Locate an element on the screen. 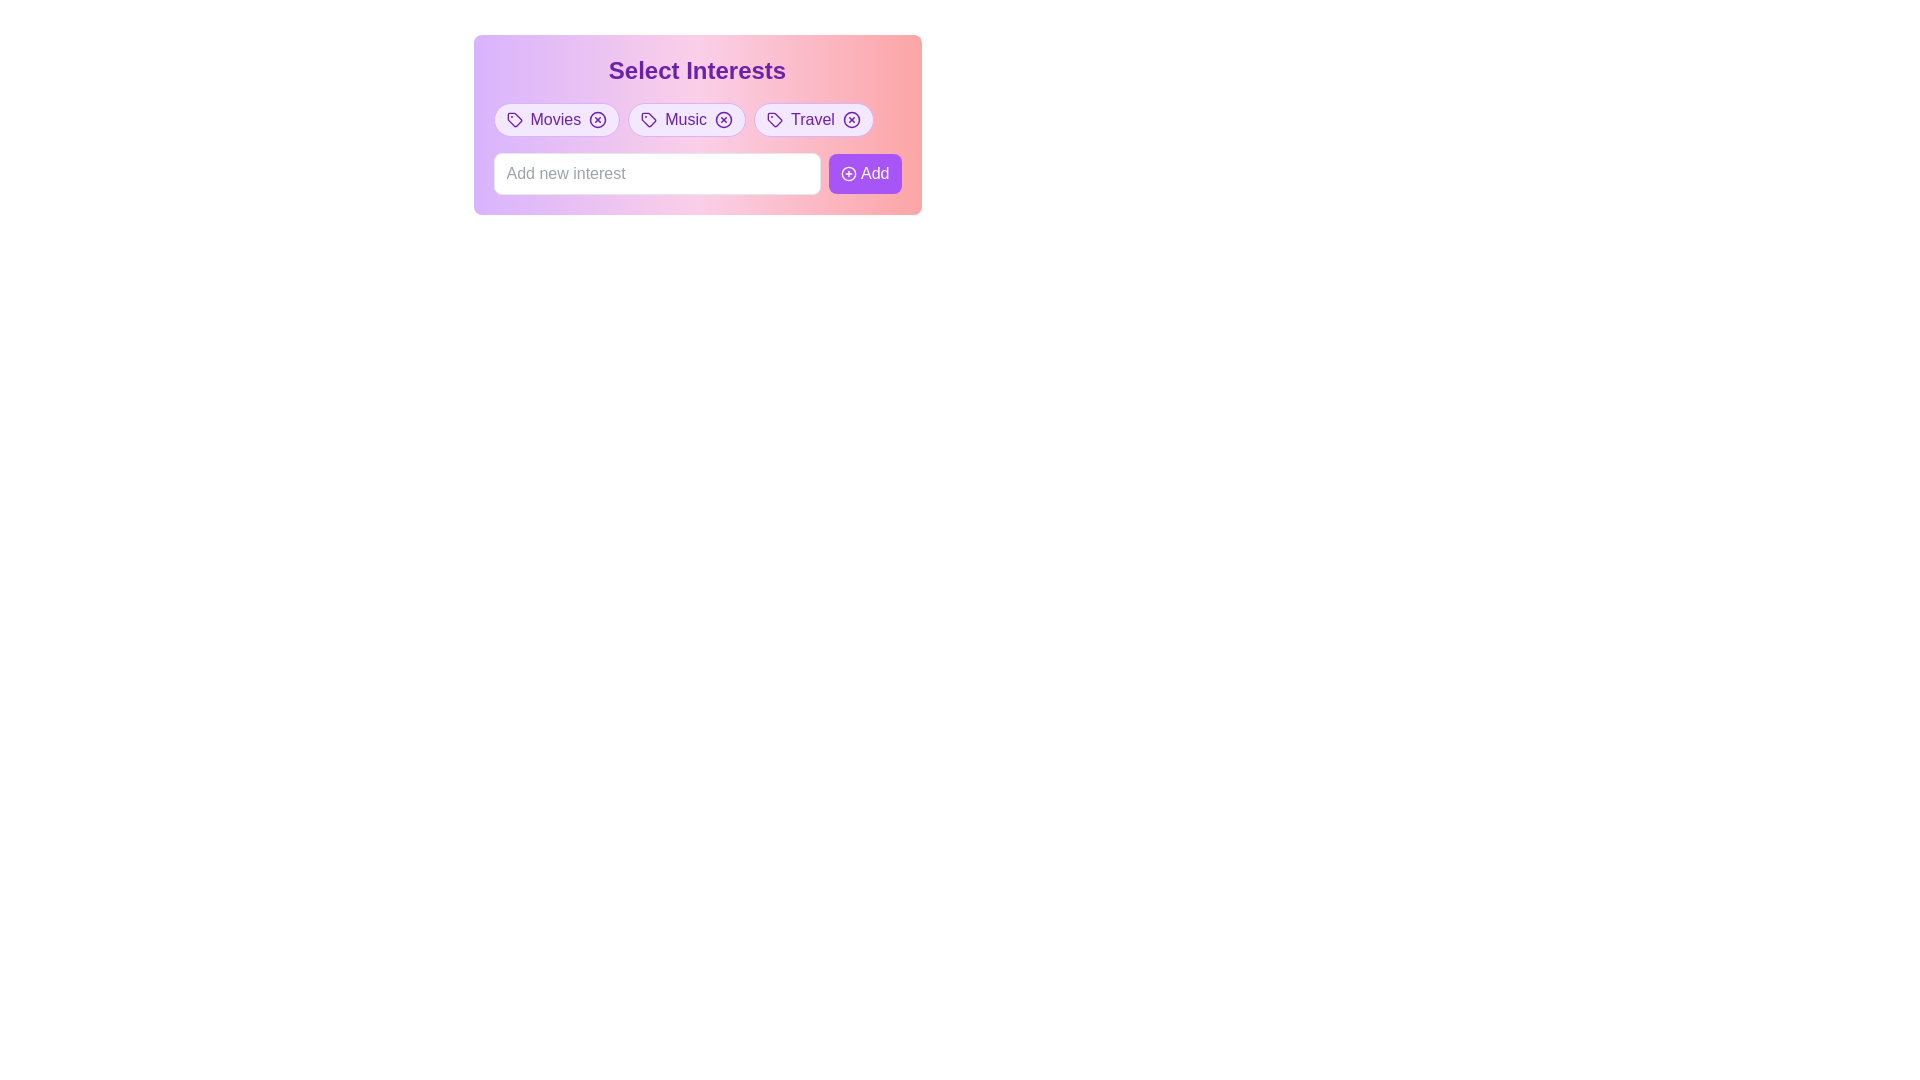 This screenshot has width=1920, height=1080. the 'Music' category button located centrally among the three buttons labeled 'Movies', 'Music', and 'Travel' by using keyboard navigation is located at coordinates (687, 119).